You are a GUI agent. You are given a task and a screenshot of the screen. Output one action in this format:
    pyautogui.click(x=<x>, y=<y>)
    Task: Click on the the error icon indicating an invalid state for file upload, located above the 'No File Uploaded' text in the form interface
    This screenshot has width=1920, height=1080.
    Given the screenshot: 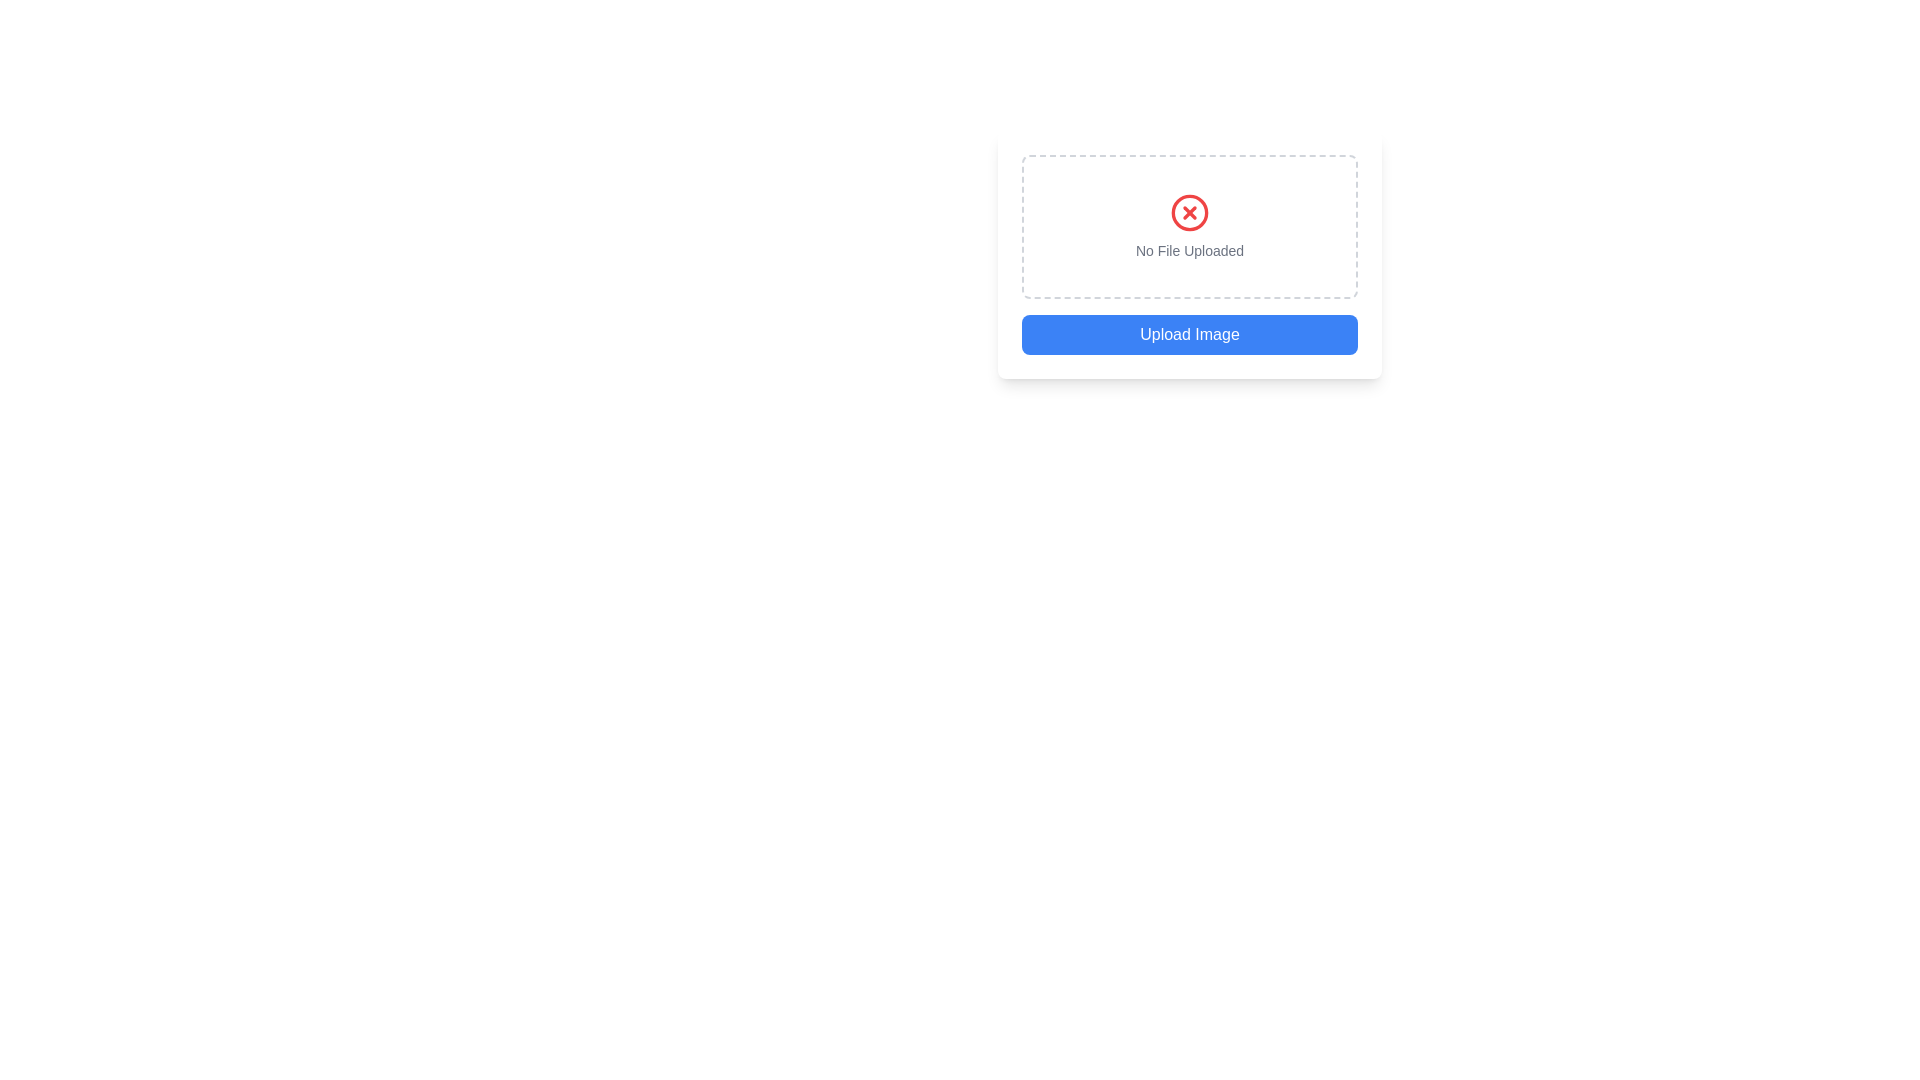 What is the action you would take?
    pyautogui.click(x=1190, y=212)
    